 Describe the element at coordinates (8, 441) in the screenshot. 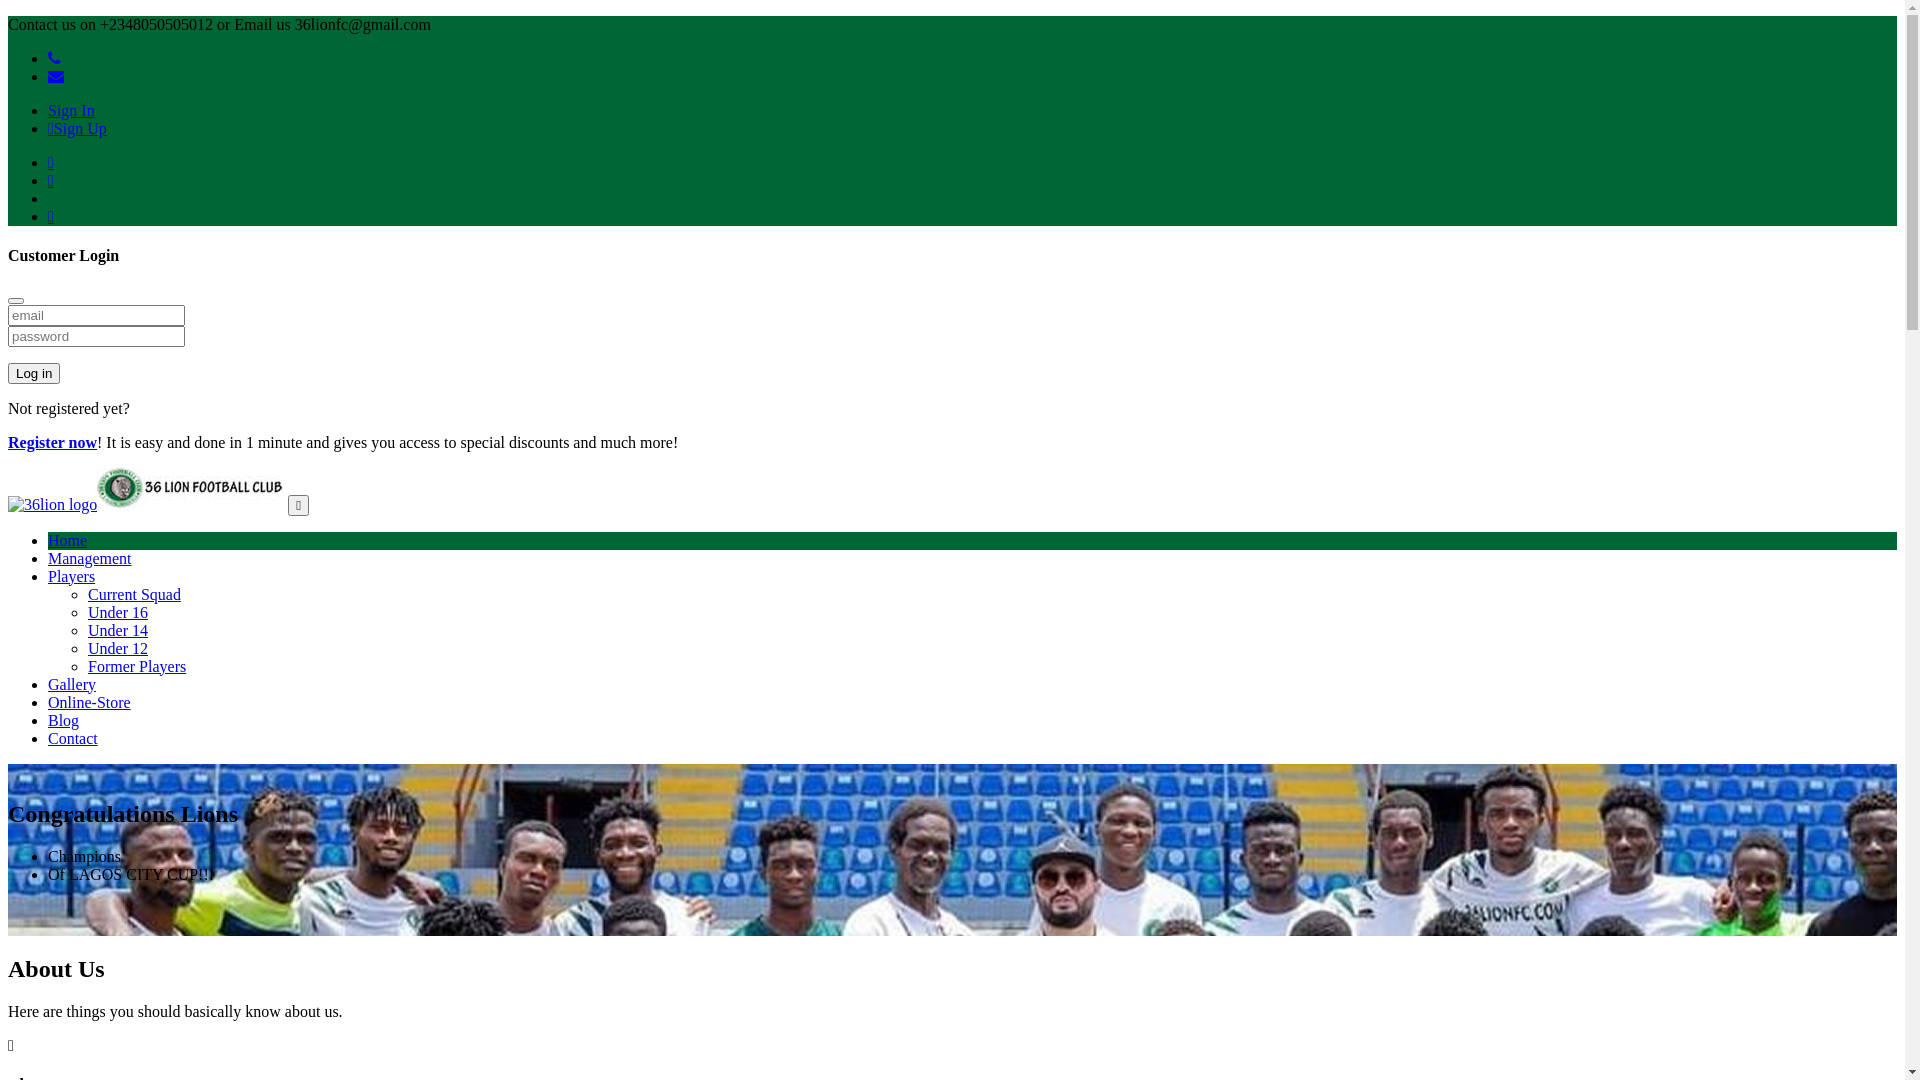

I see `'Register now'` at that location.